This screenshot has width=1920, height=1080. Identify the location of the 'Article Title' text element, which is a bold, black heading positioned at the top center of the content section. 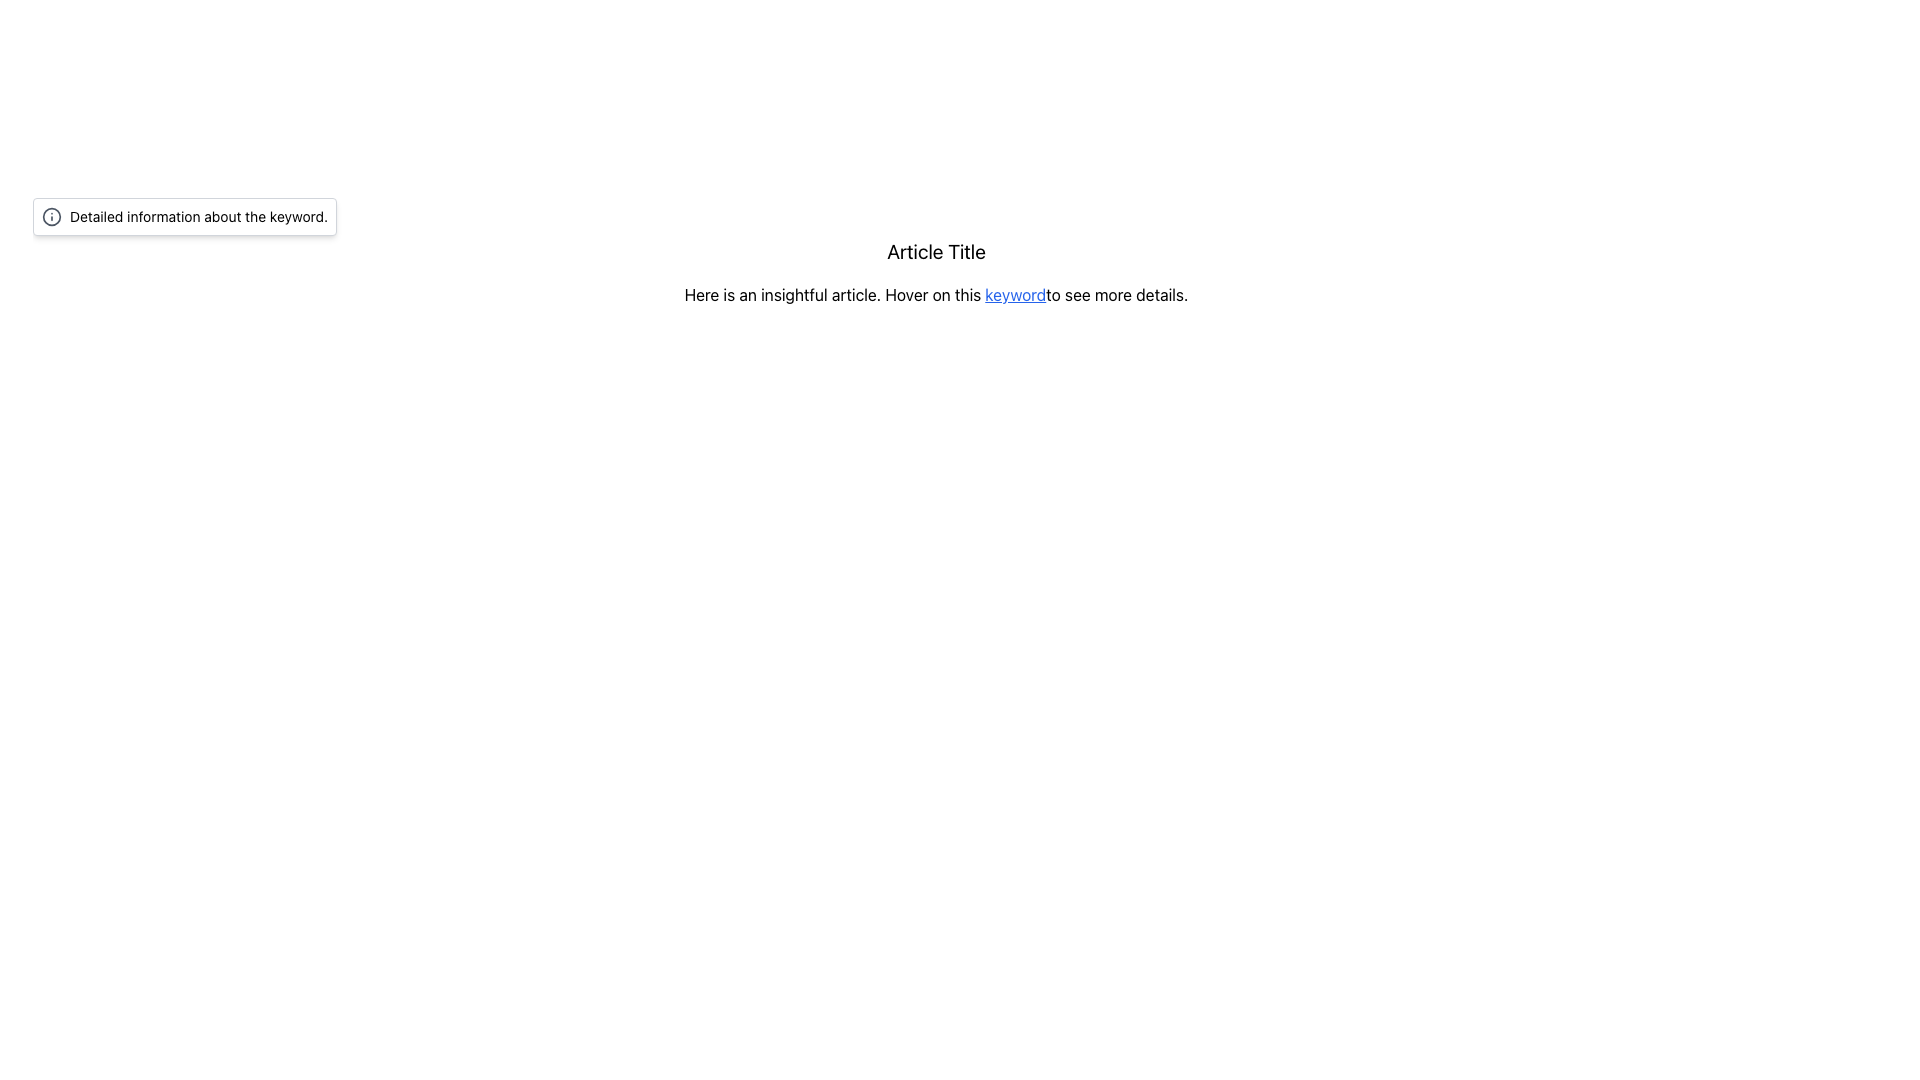
(935, 250).